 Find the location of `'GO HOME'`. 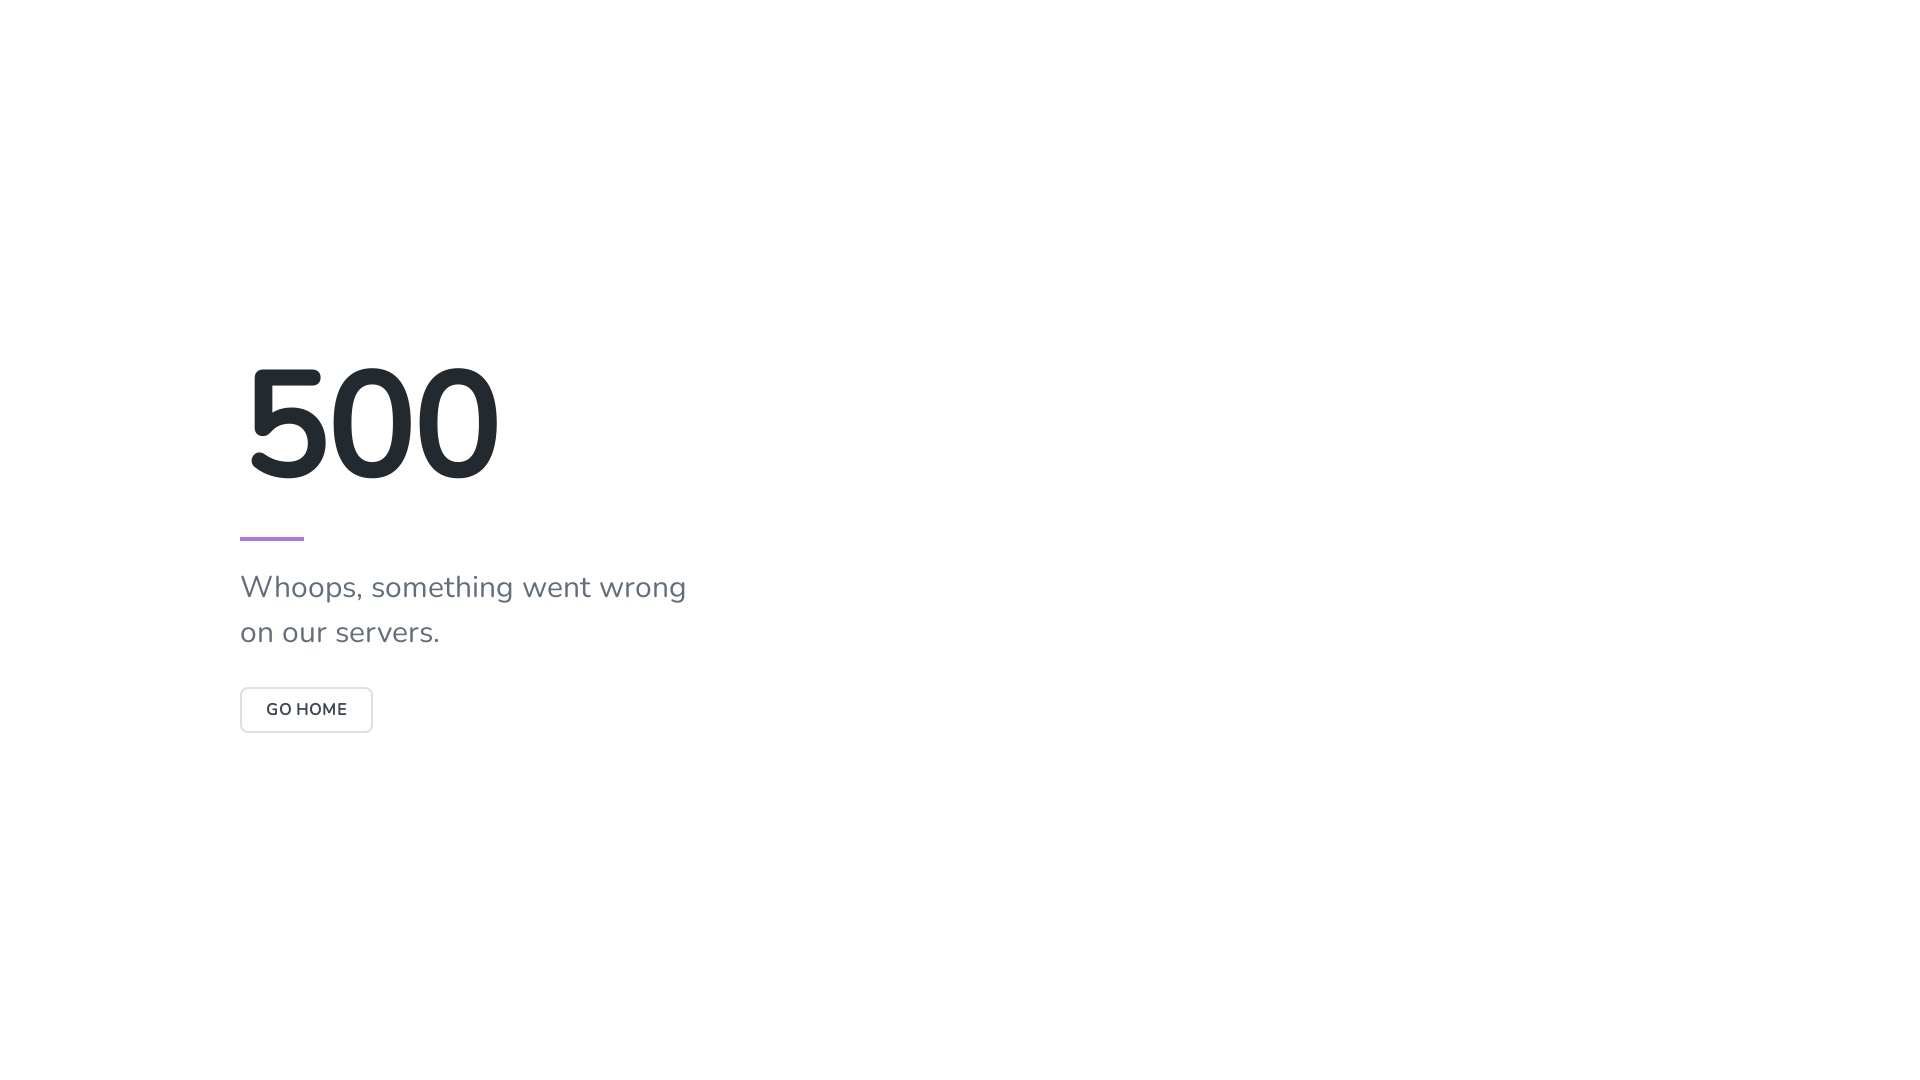

'GO HOME' is located at coordinates (305, 708).